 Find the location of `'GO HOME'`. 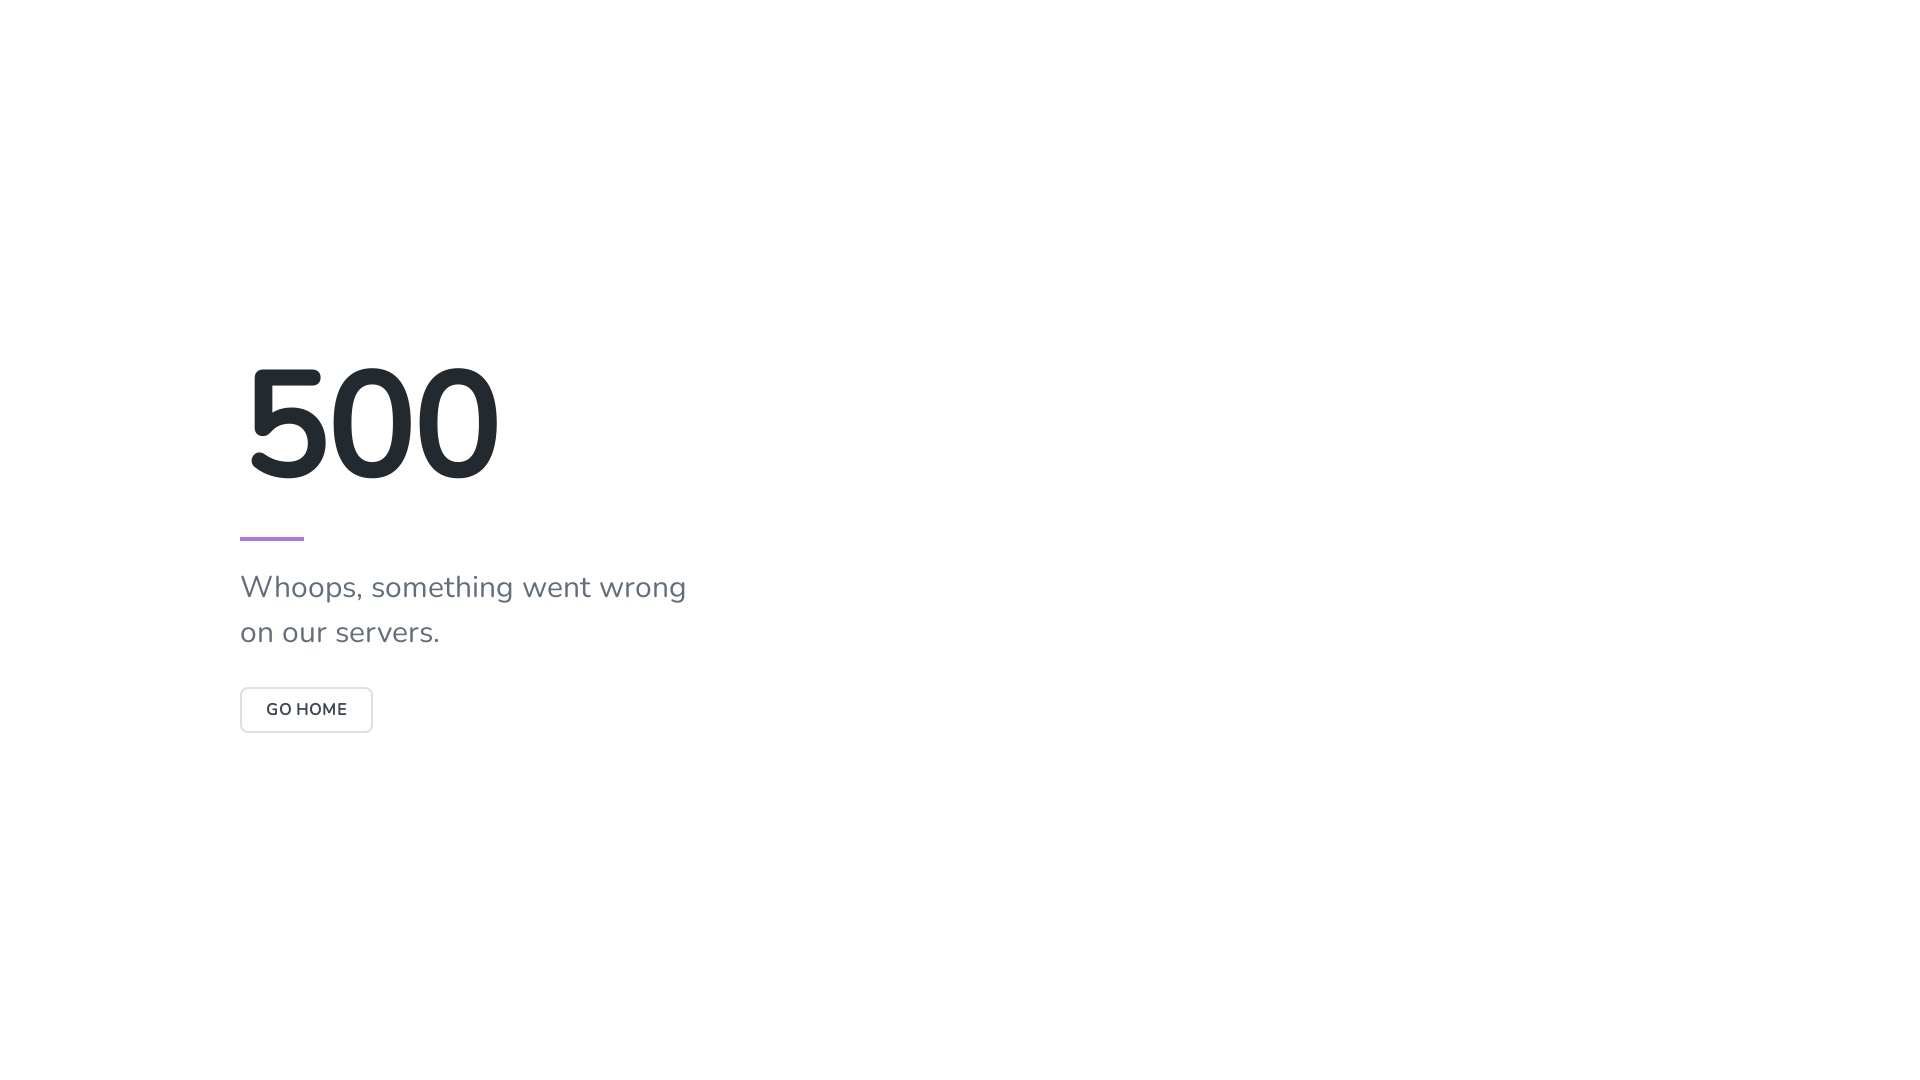

'GO HOME' is located at coordinates (305, 708).